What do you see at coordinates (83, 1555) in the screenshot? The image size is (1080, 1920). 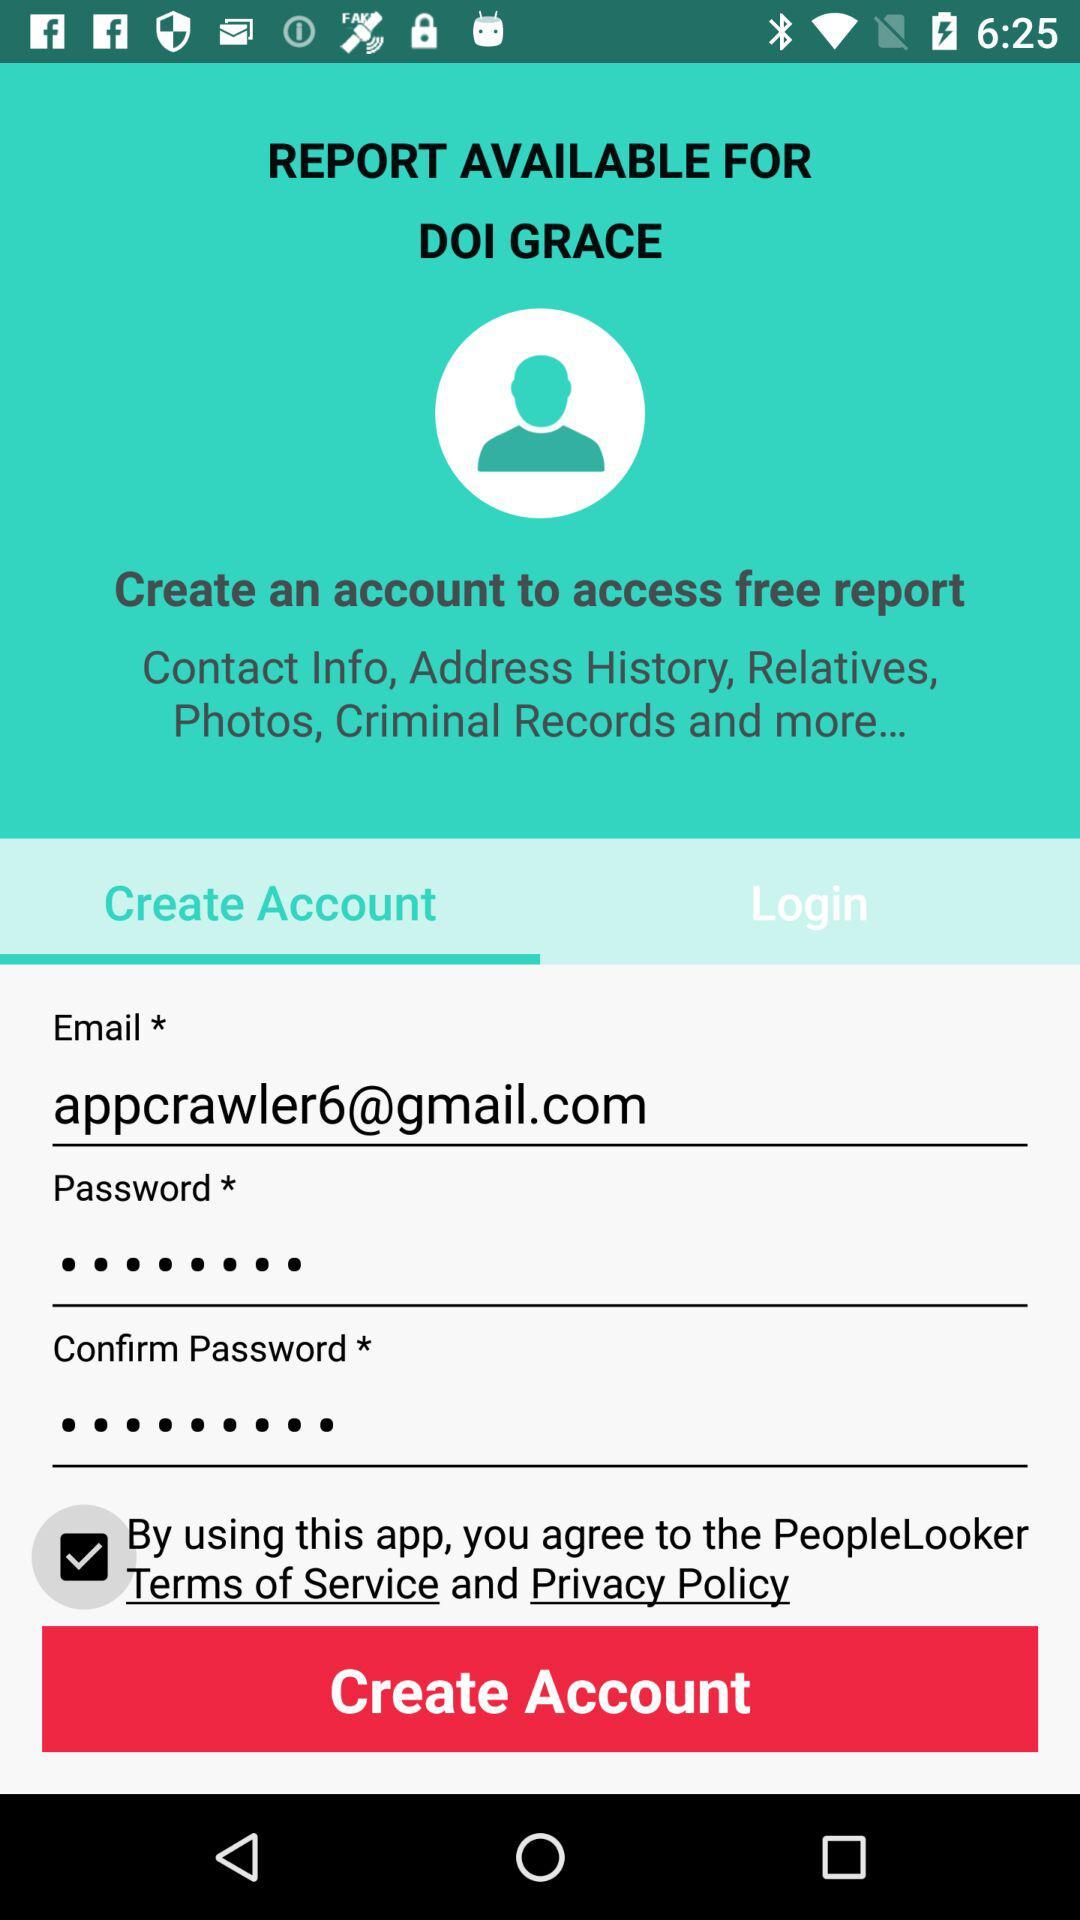 I see `the icon below crowd3116 item` at bounding box center [83, 1555].